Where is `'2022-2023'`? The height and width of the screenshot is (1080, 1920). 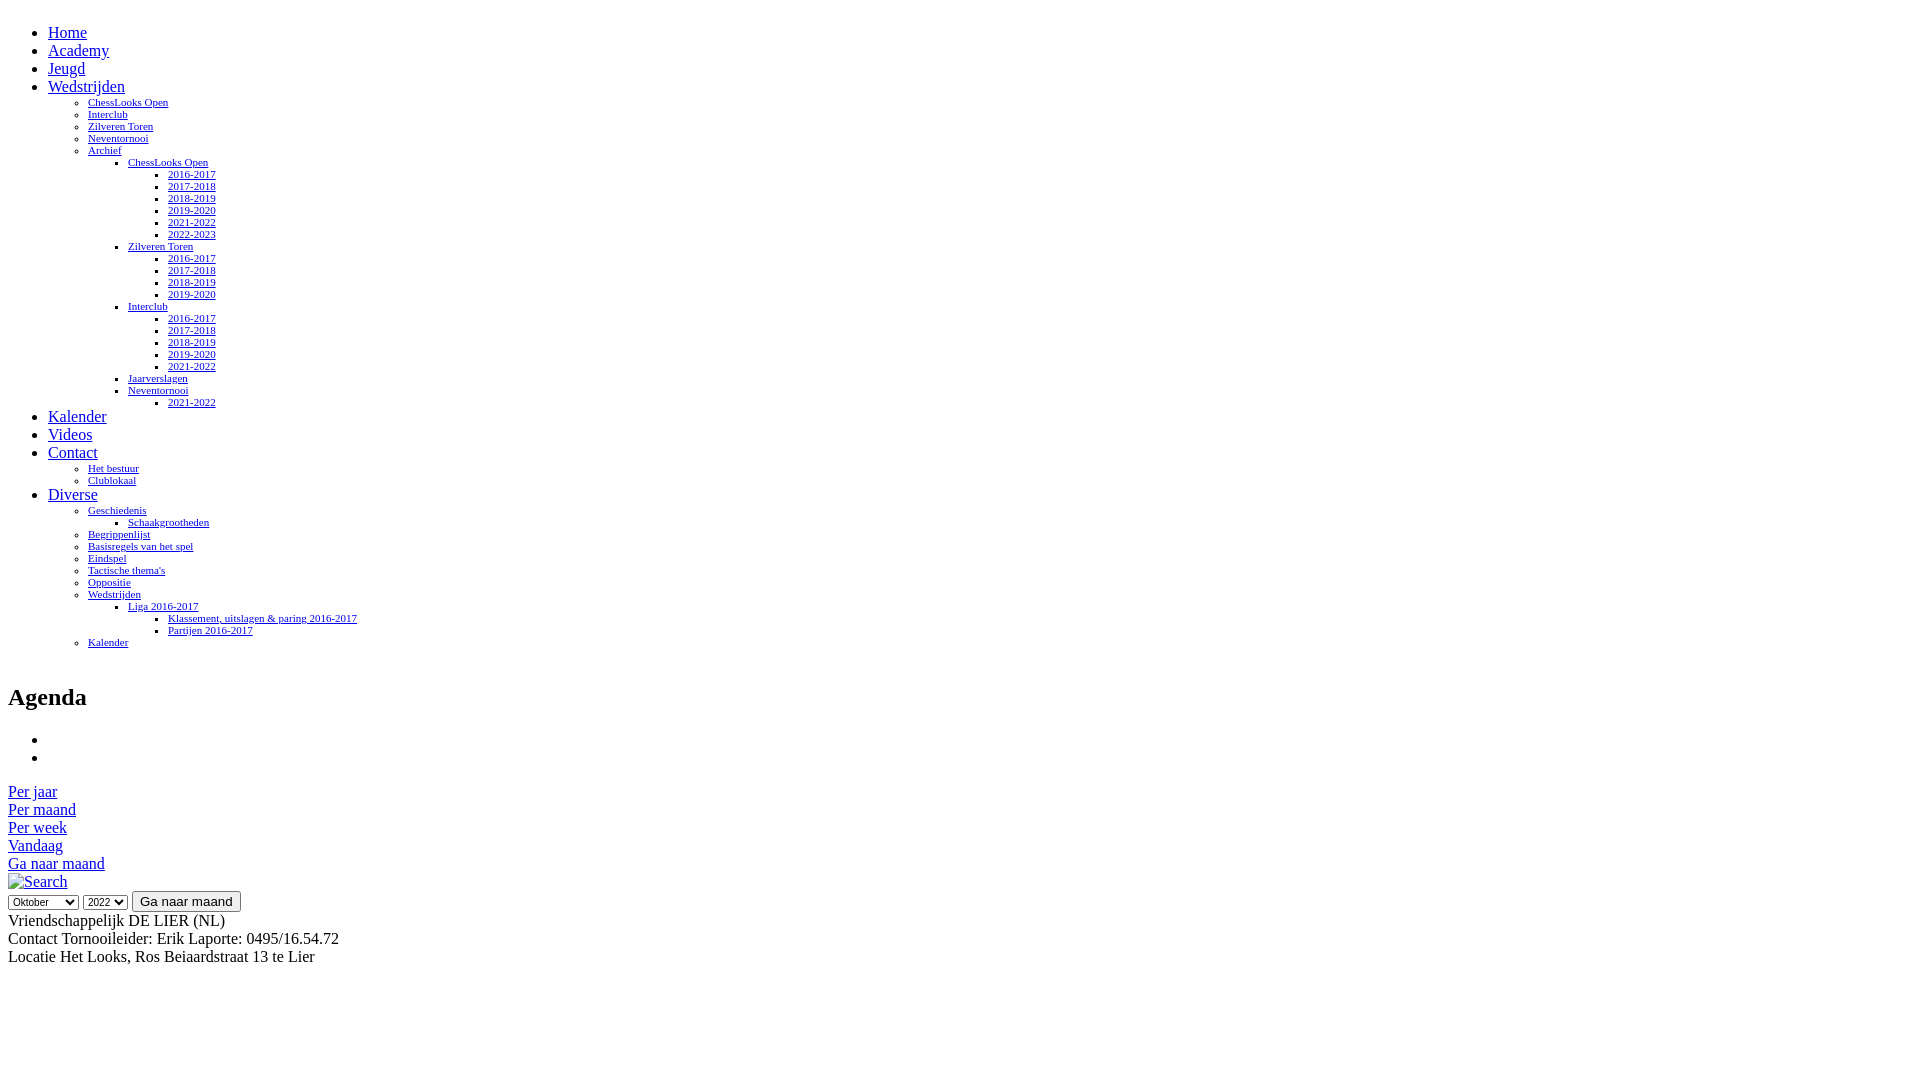 '2022-2023' is located at coordinates (192, 233).